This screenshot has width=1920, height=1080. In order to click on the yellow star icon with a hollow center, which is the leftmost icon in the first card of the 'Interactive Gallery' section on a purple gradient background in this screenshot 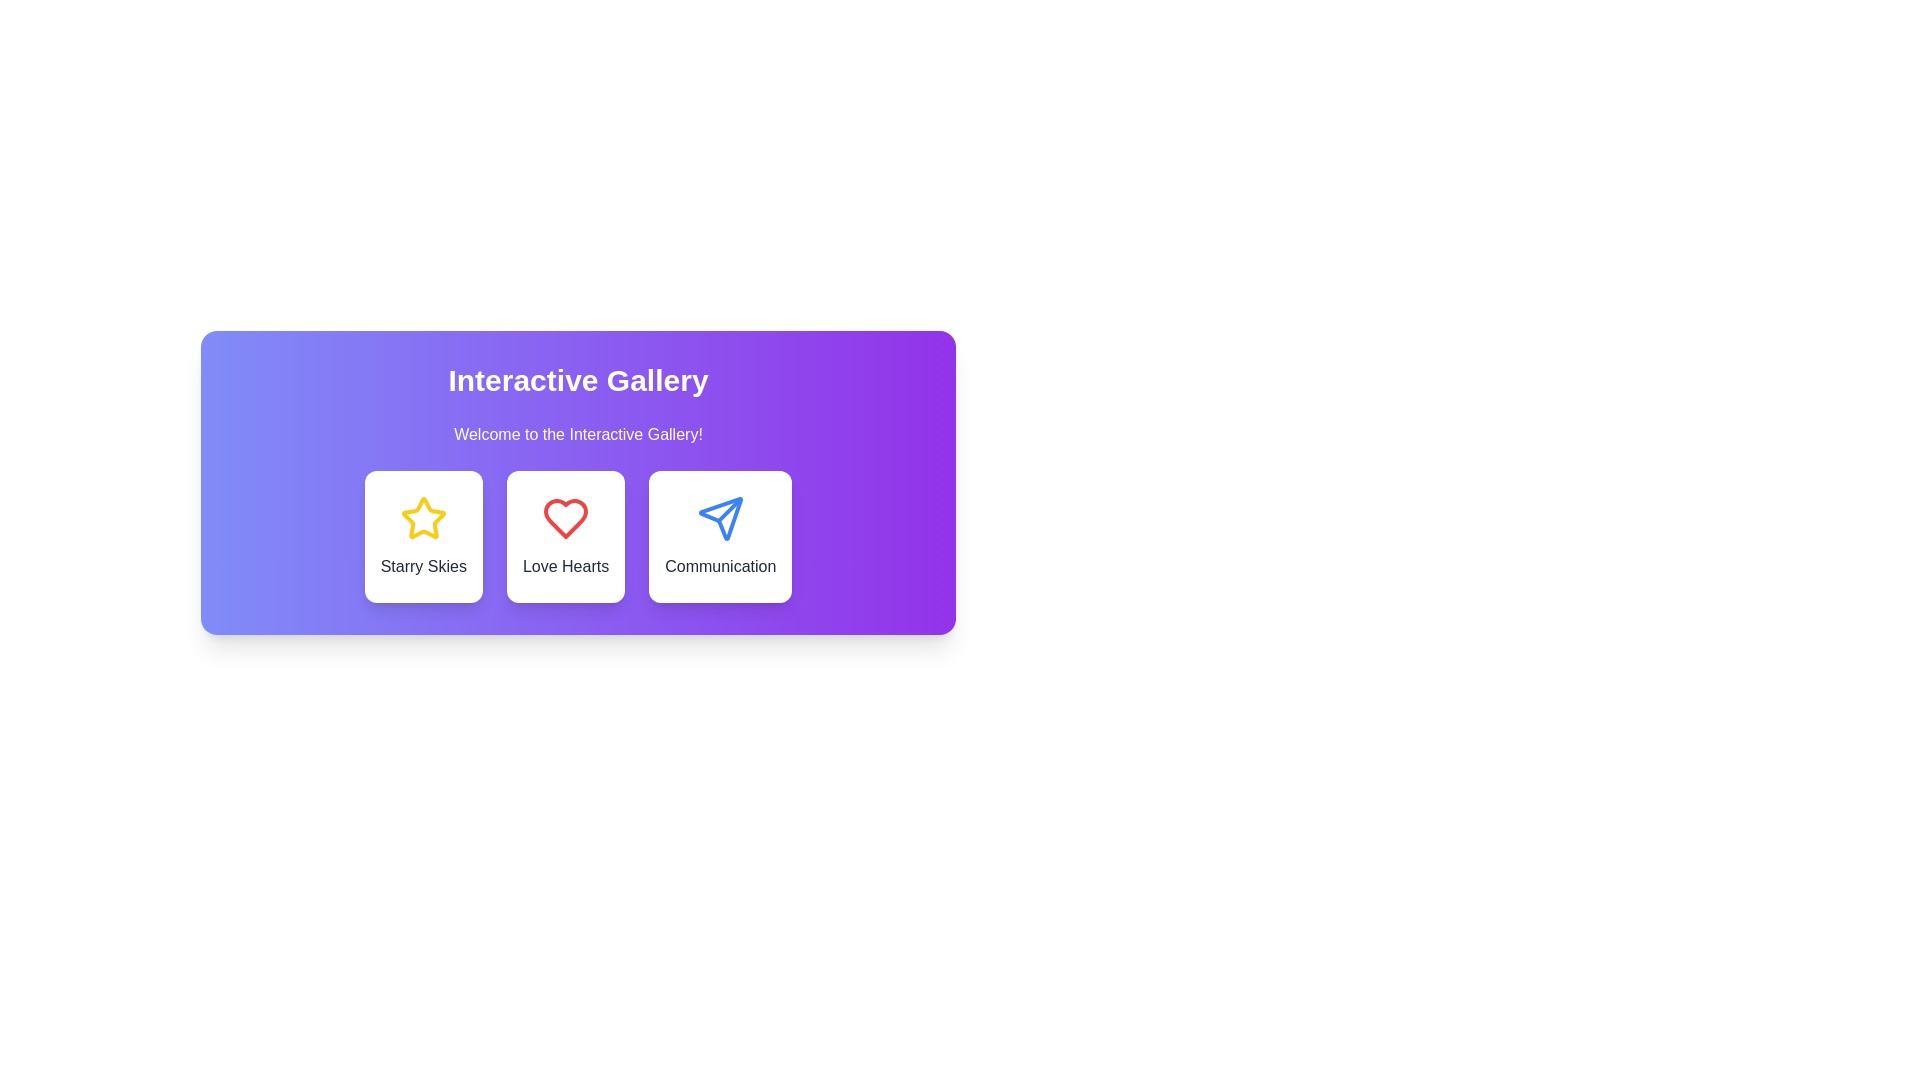, I will do `click(422, 517)`.